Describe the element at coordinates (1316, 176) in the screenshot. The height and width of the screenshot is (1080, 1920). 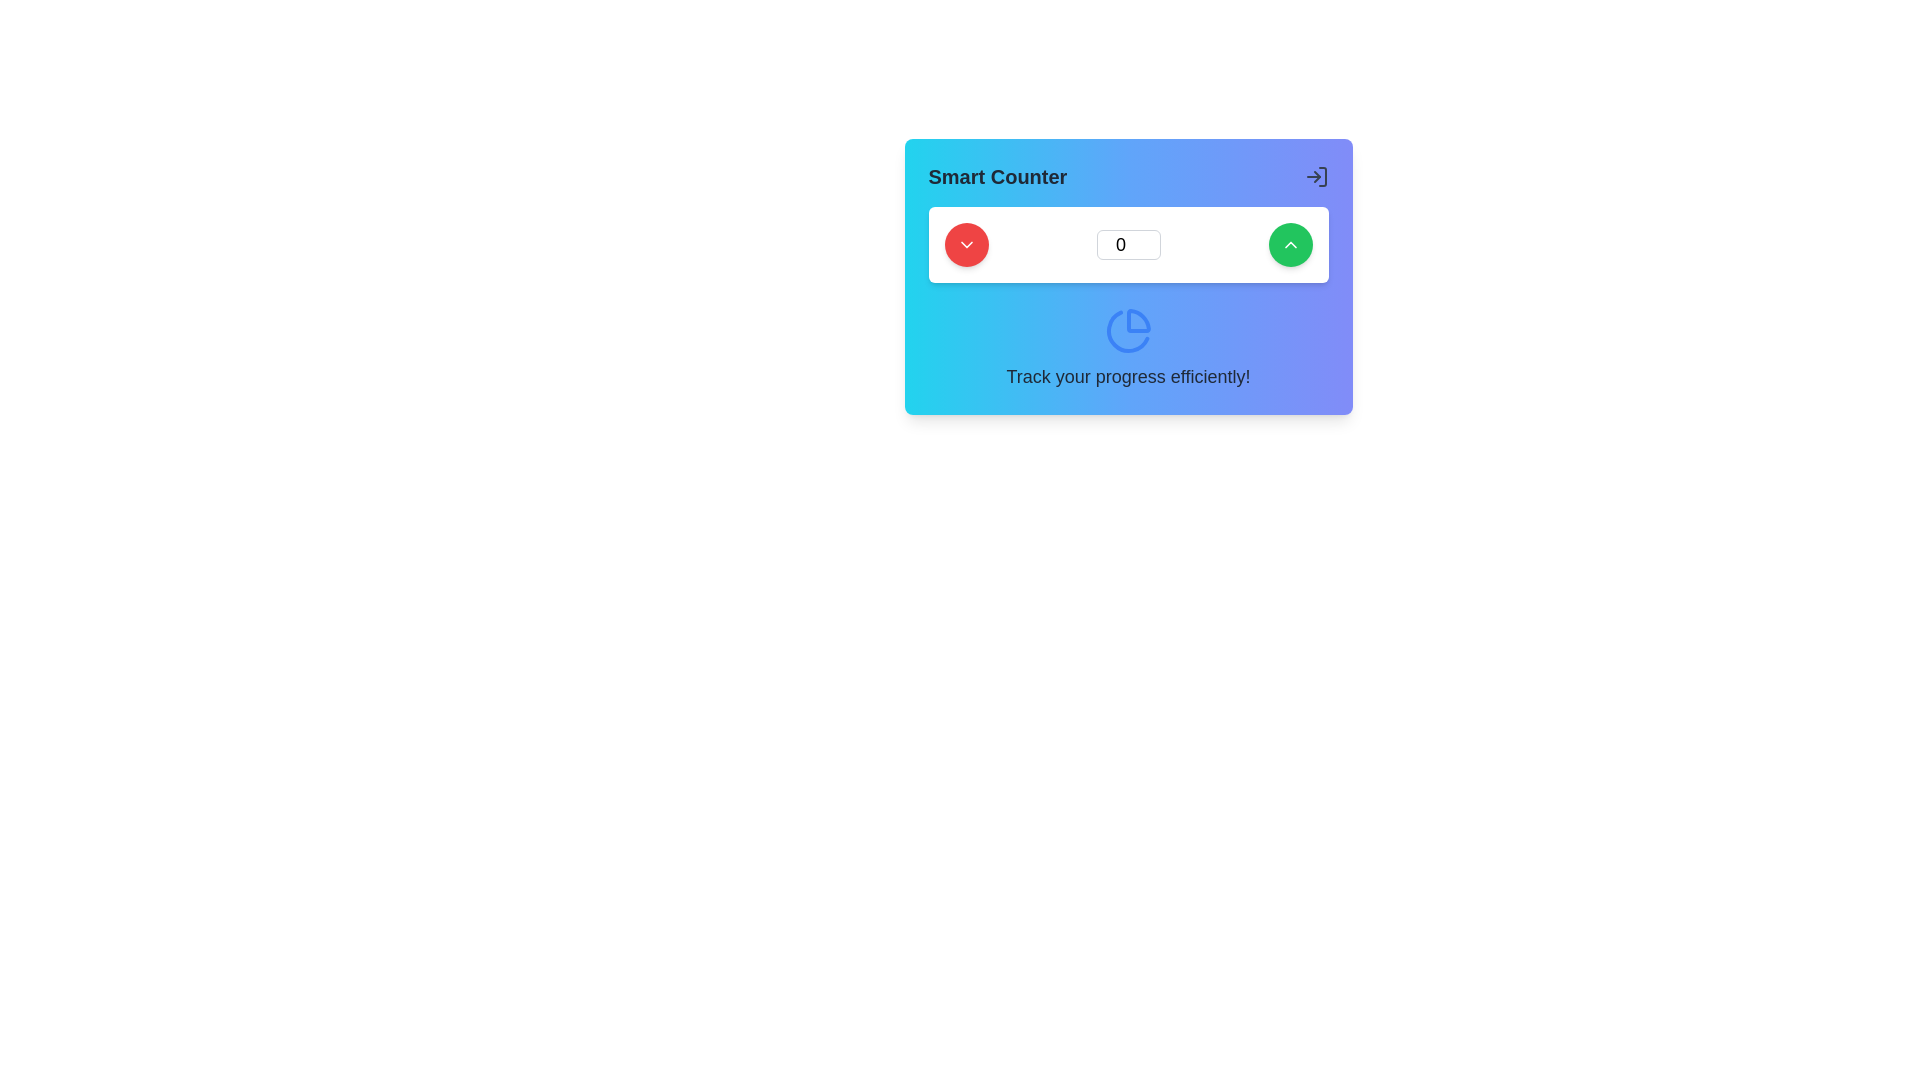
I see `the rightward-pointing arrow icon in the upper-right corner of the 'Smart Counter' widget to initiate navigation` at that location.